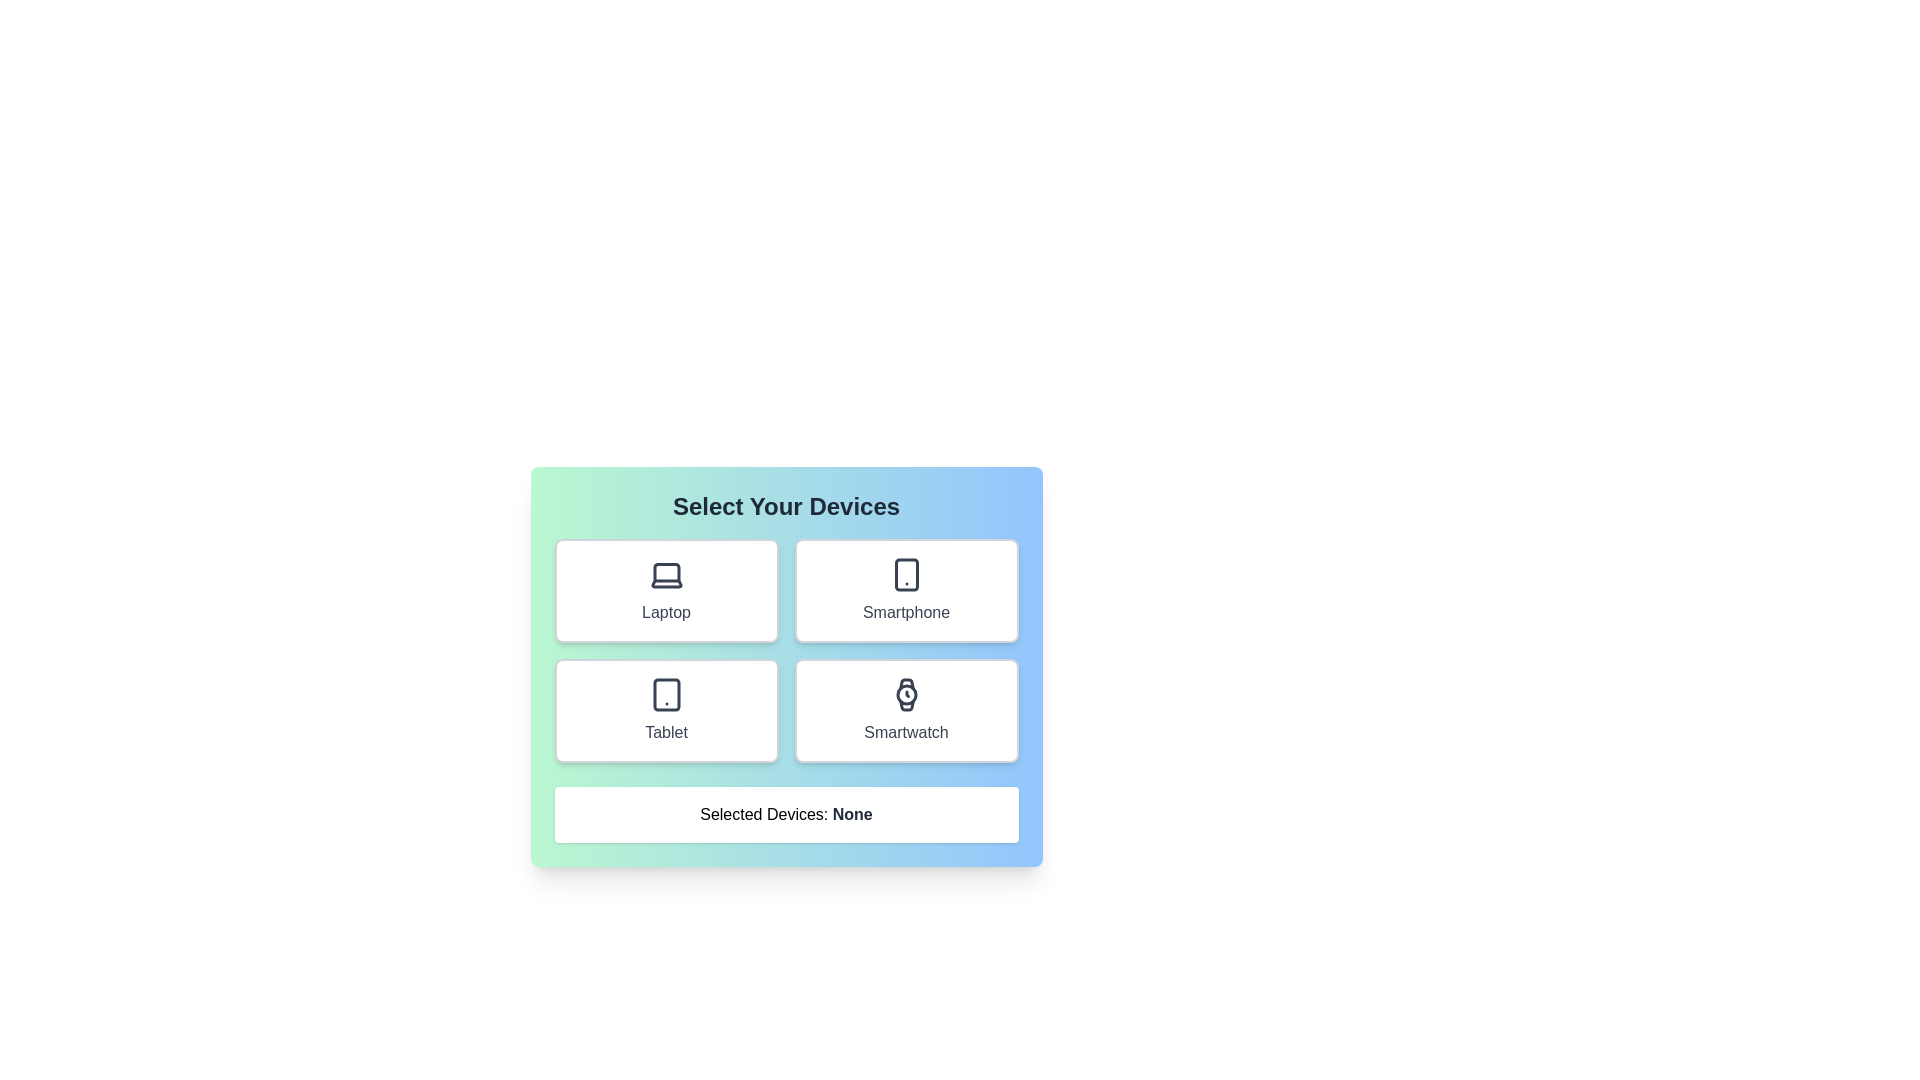 This screenshot has height=1080, width=1920. Describe the element at coordinates (666, 709) in the screenshot. I see `the Tablet button to observe its hover effect` at that location.